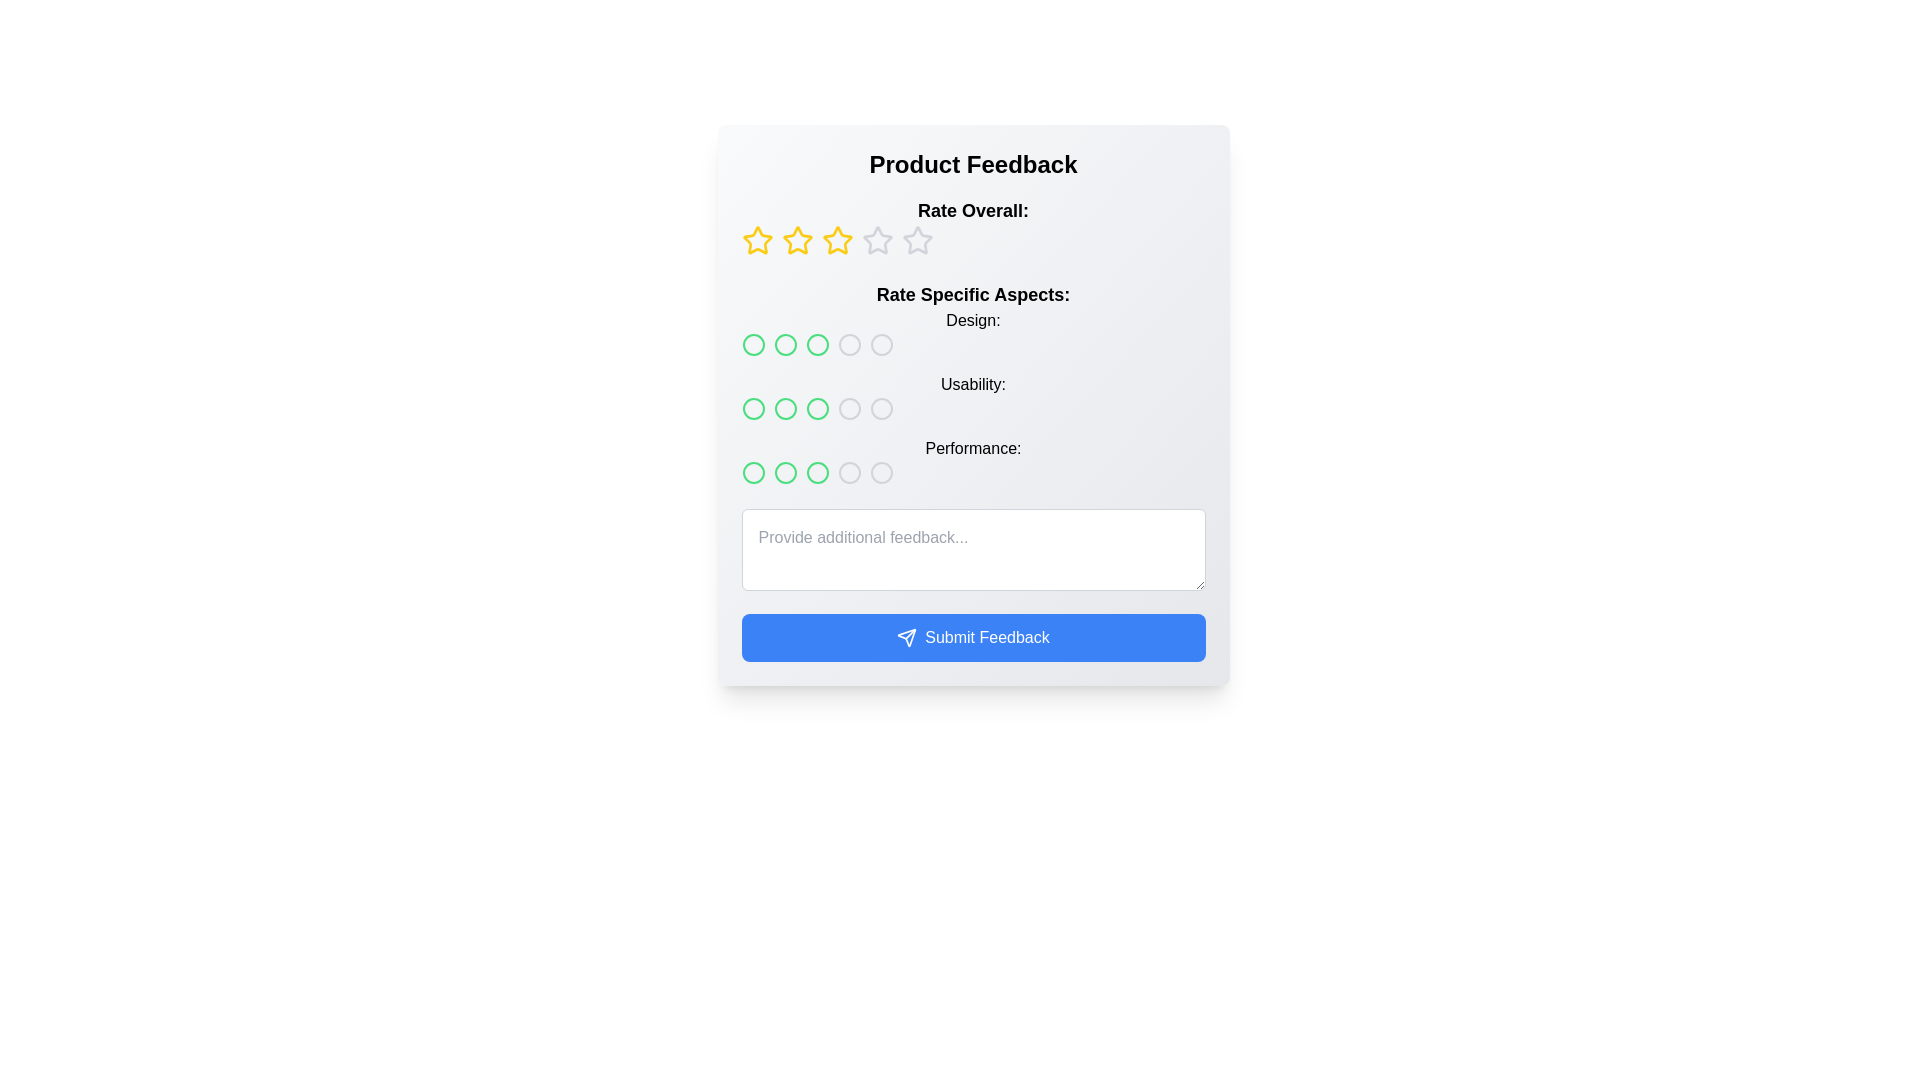  I want to click on the text label that reads 'Performance:' which is styled with medium font weight and positioned to the left of the rating circles in the 'Rate Specific Aspects' section, so click(973, 447).